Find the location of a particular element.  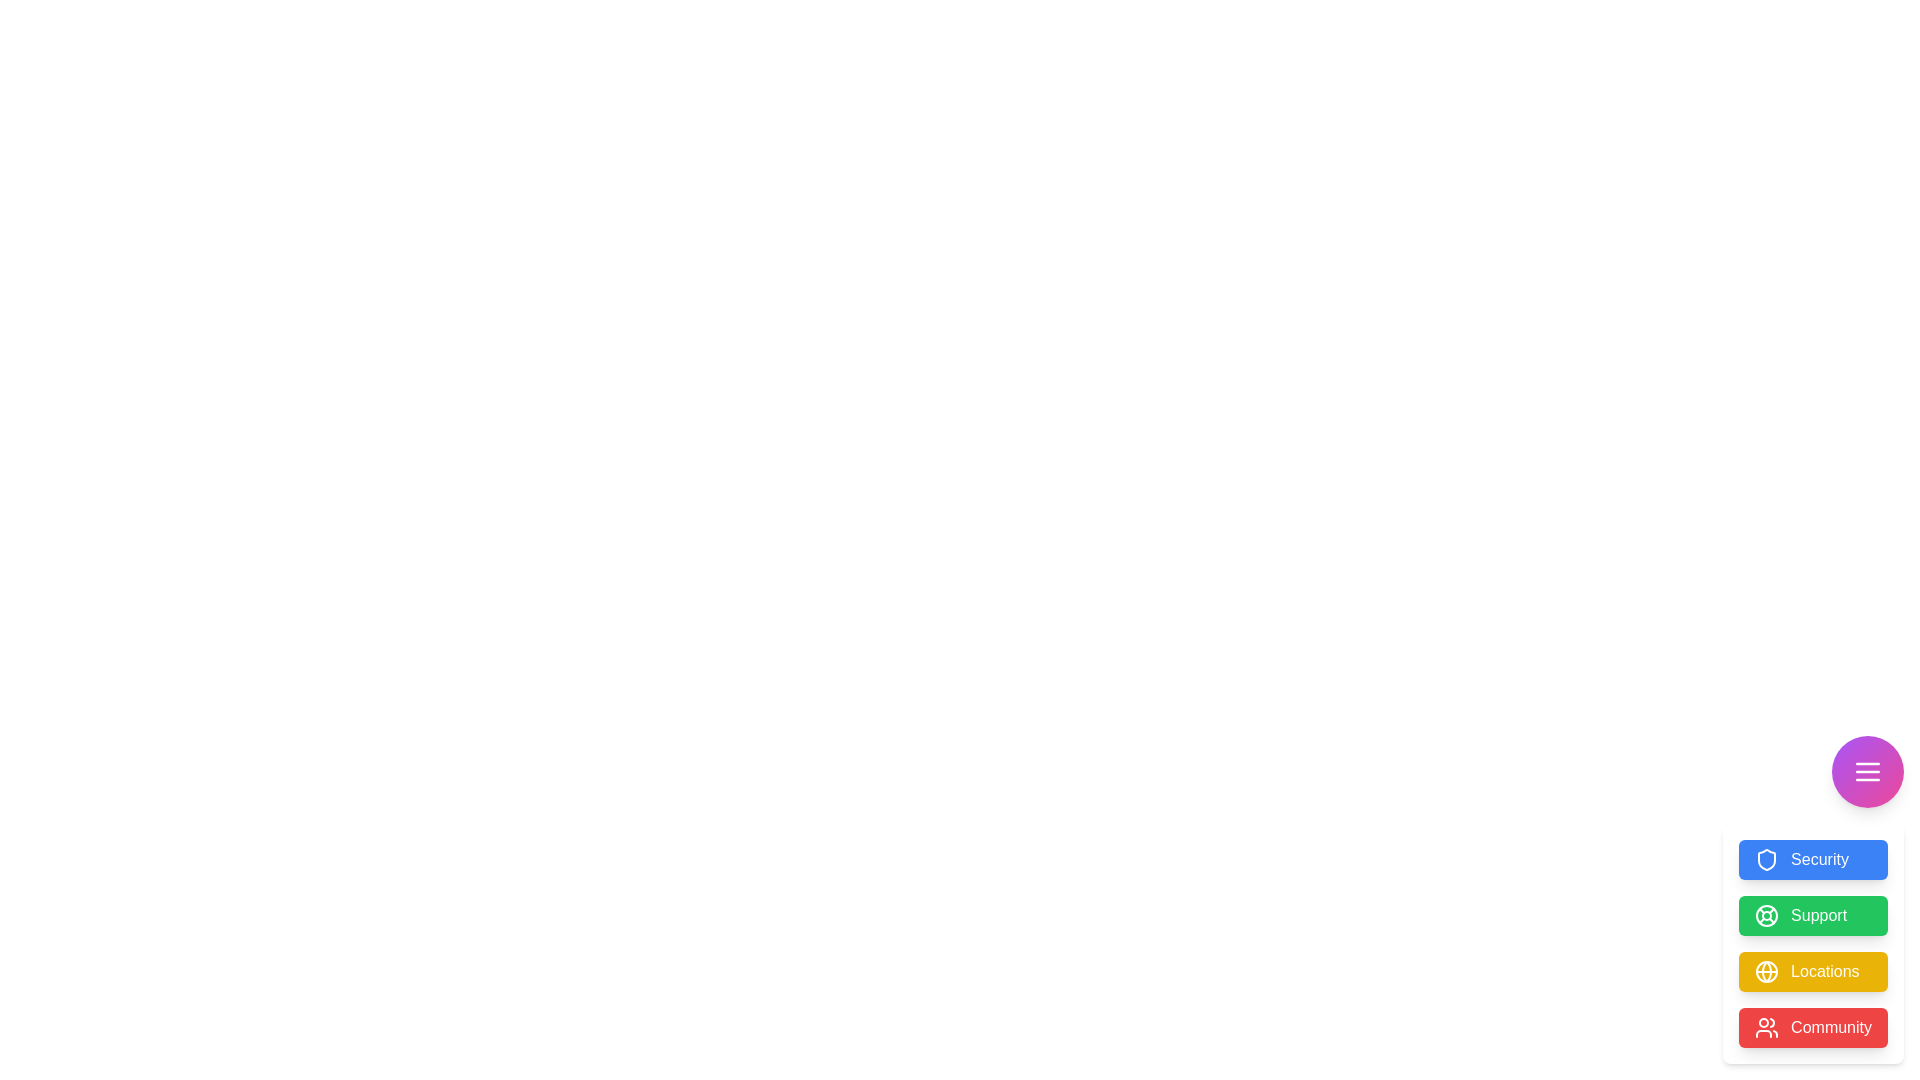

the blue 'Security' button with a shield icon is located at coordinates (1813, 859).